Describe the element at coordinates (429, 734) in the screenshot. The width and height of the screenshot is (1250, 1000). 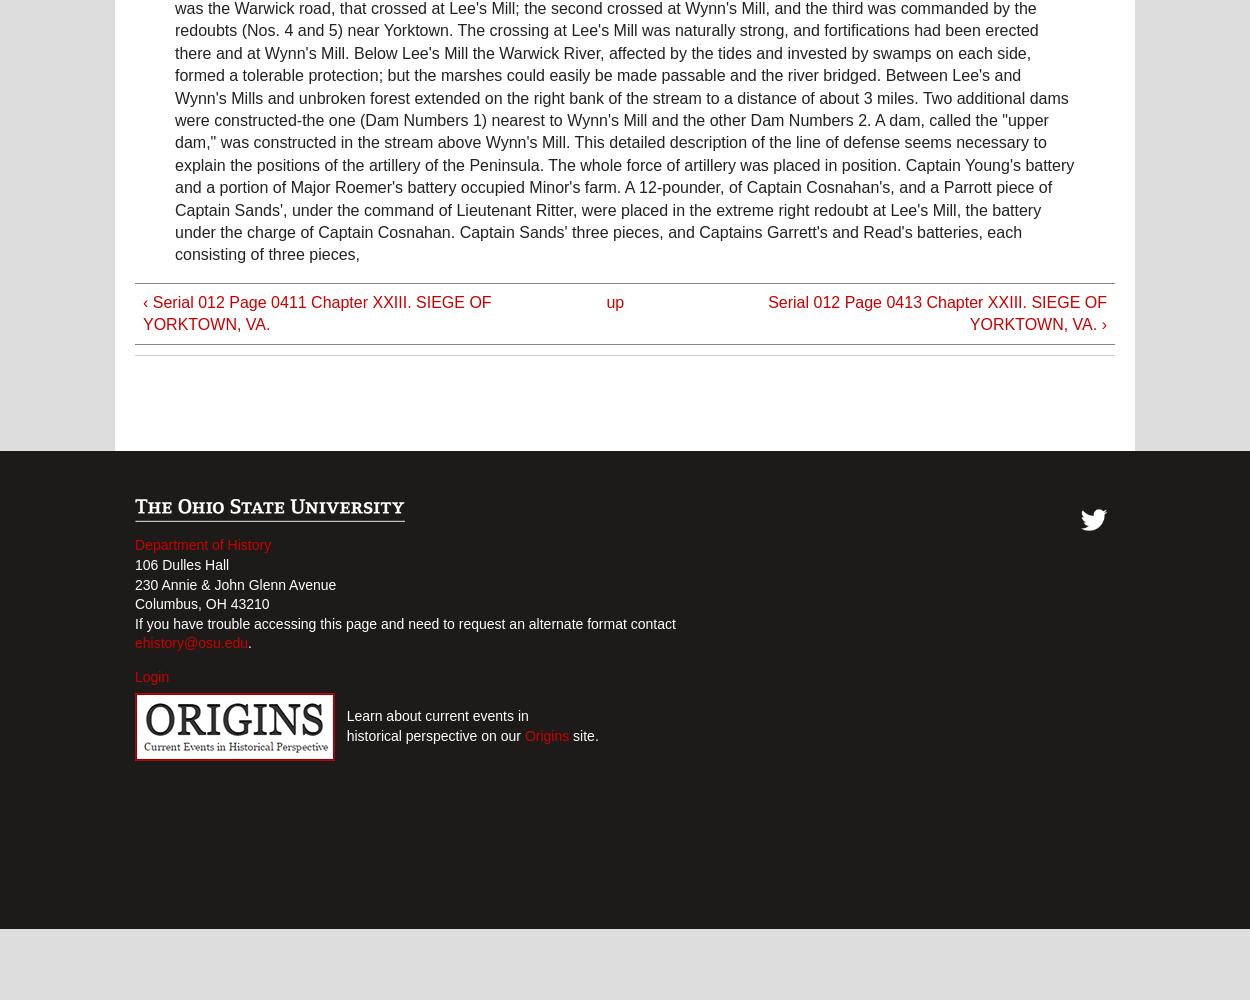
I see `'historical perspective on our'` at that location.